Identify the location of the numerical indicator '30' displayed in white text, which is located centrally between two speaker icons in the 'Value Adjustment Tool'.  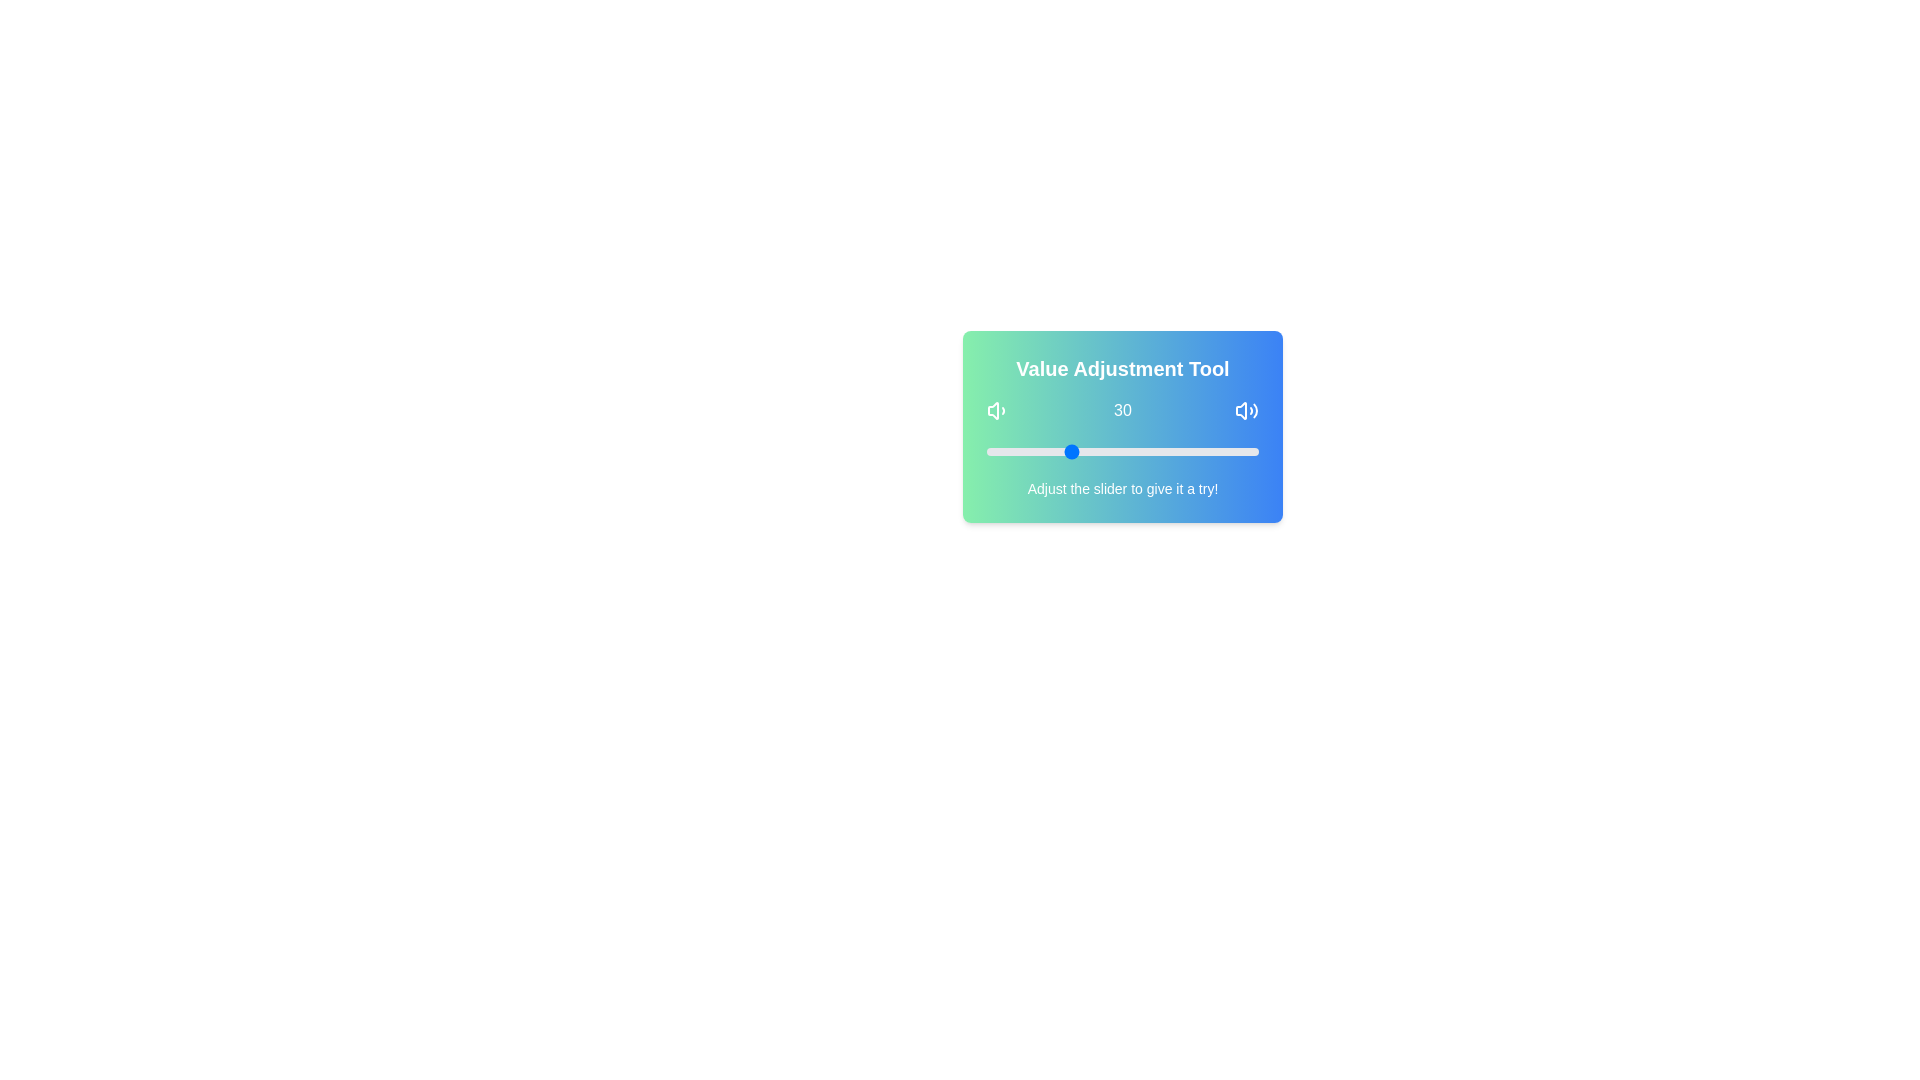
(1123, 410).